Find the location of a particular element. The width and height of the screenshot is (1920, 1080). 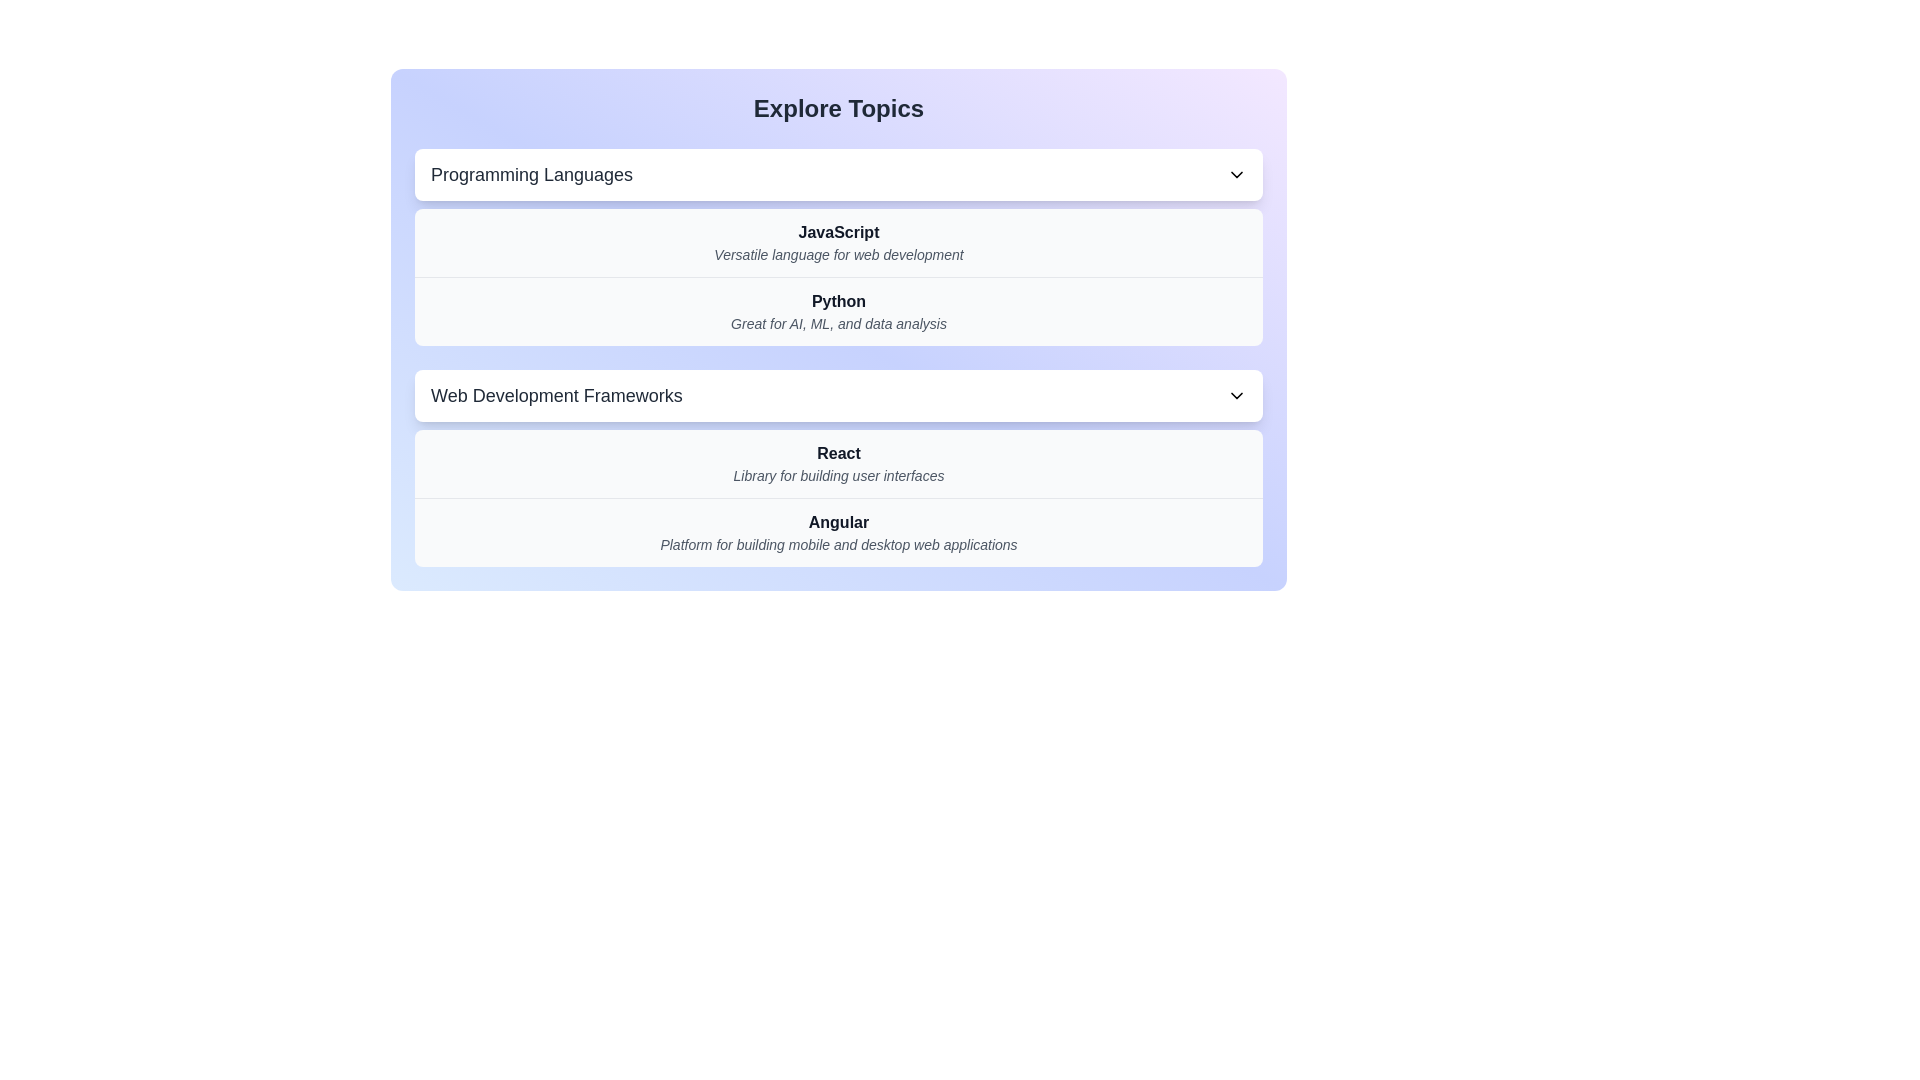

the List item or topic heading for 'Python' in the 'Programming Languages' section to emphasize it is located at coordinates (839, 311).